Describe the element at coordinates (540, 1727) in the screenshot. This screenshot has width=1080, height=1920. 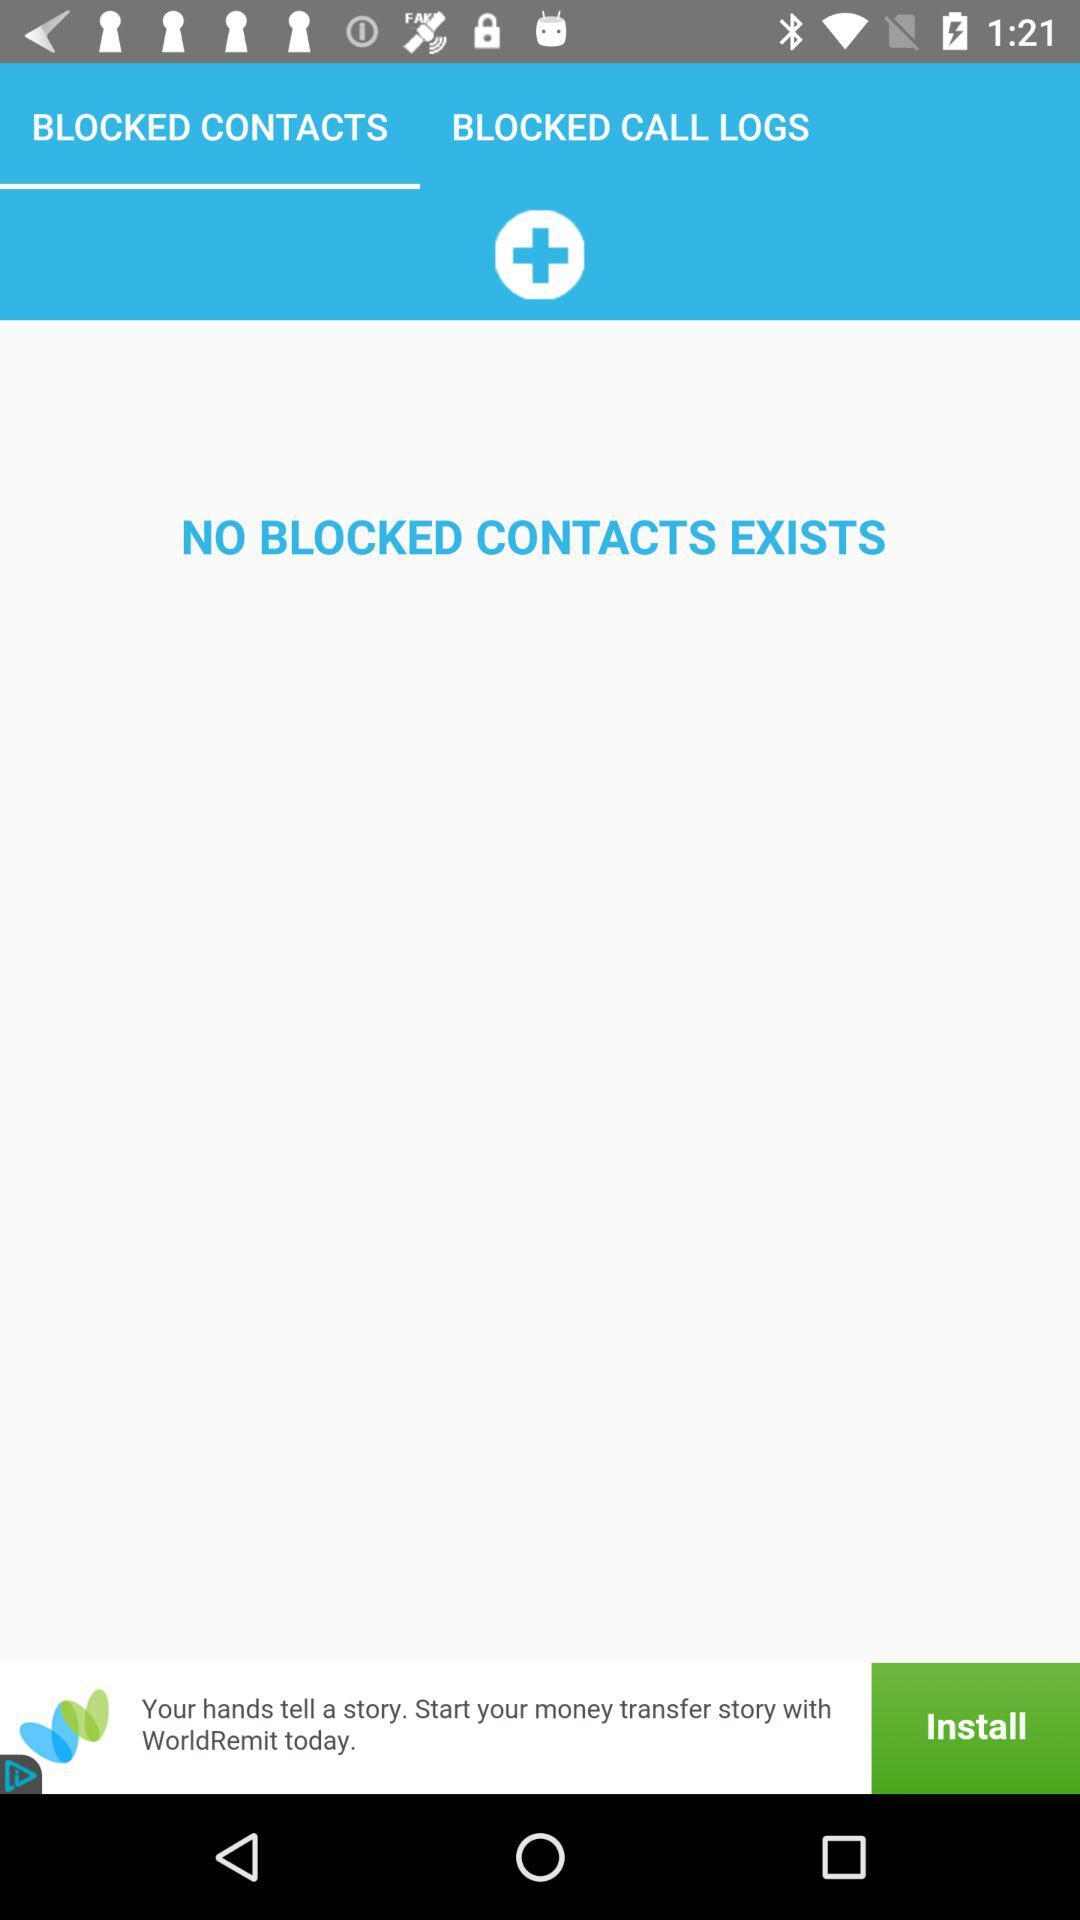
I see `app installation` at that location.